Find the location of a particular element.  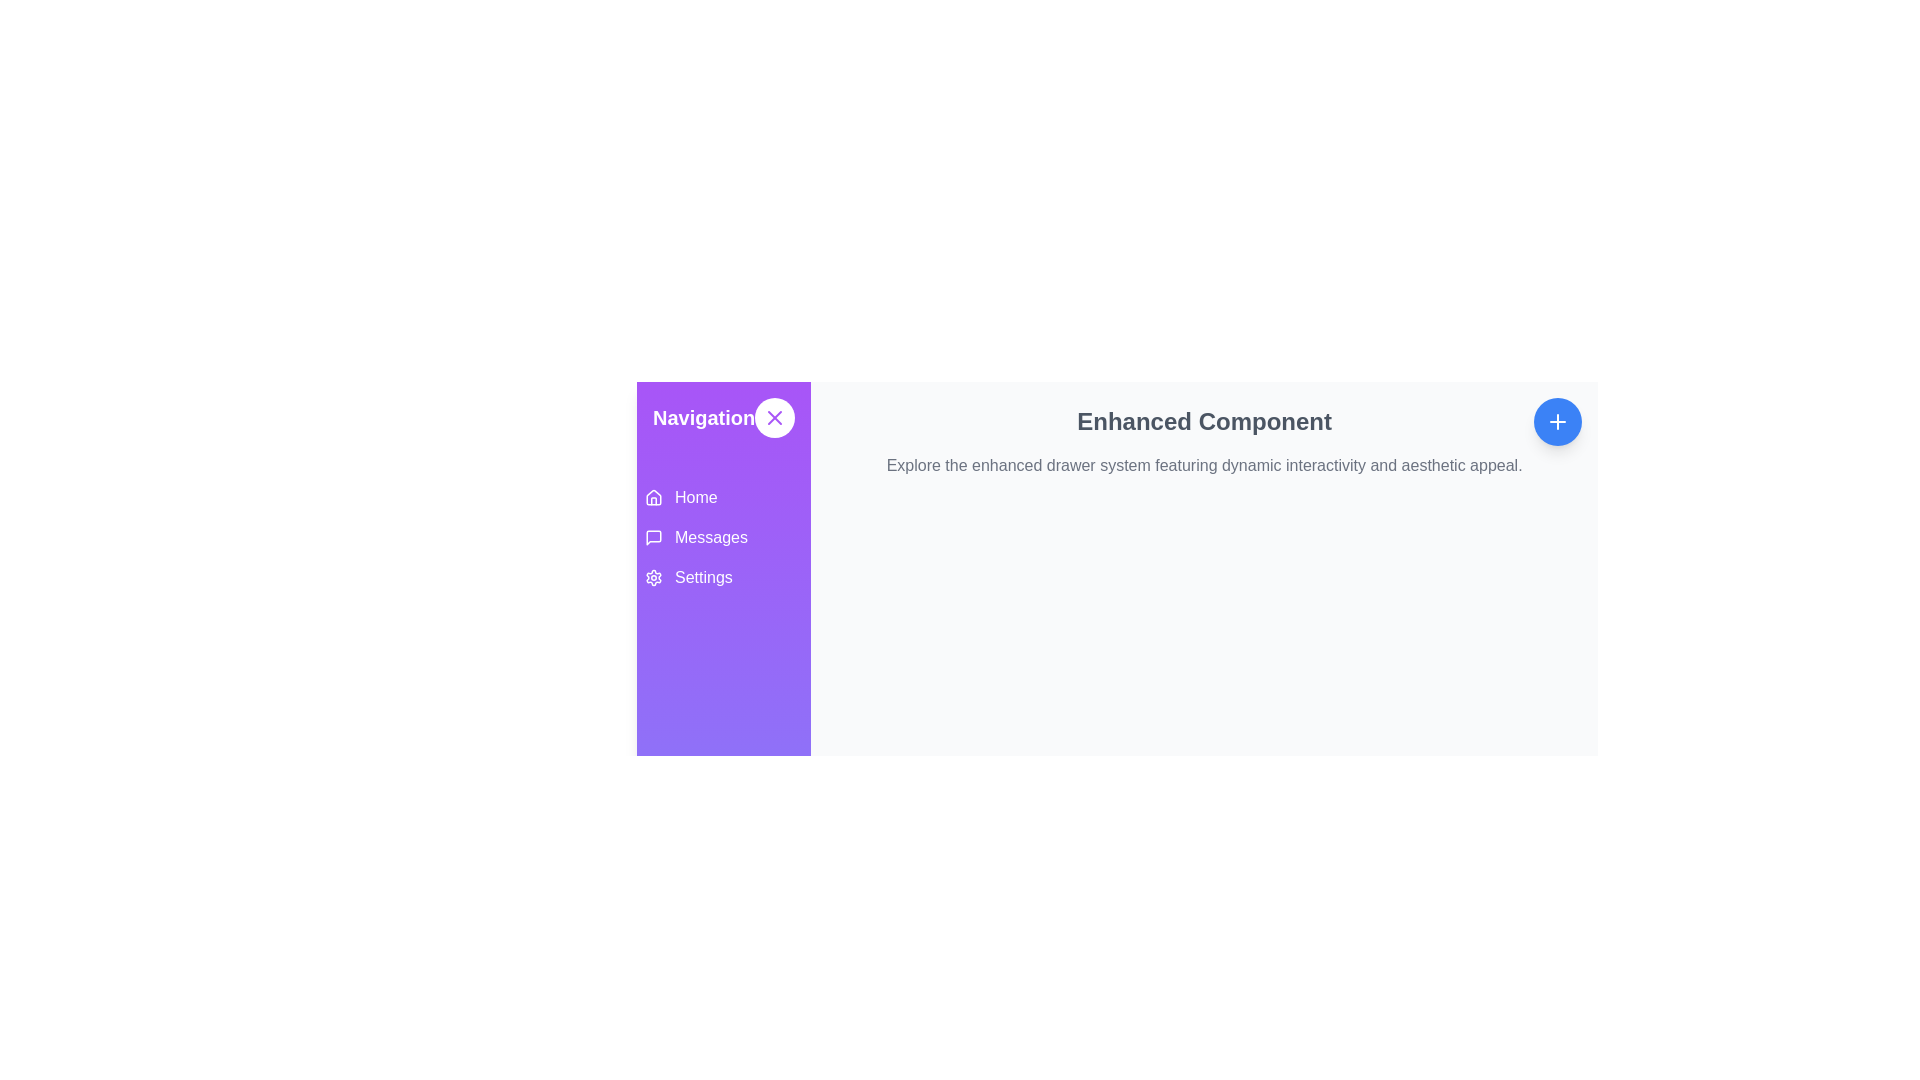

the close button located to the right of the 'Navigation' text in the purple sidebar is located at coordinates (774, 416).